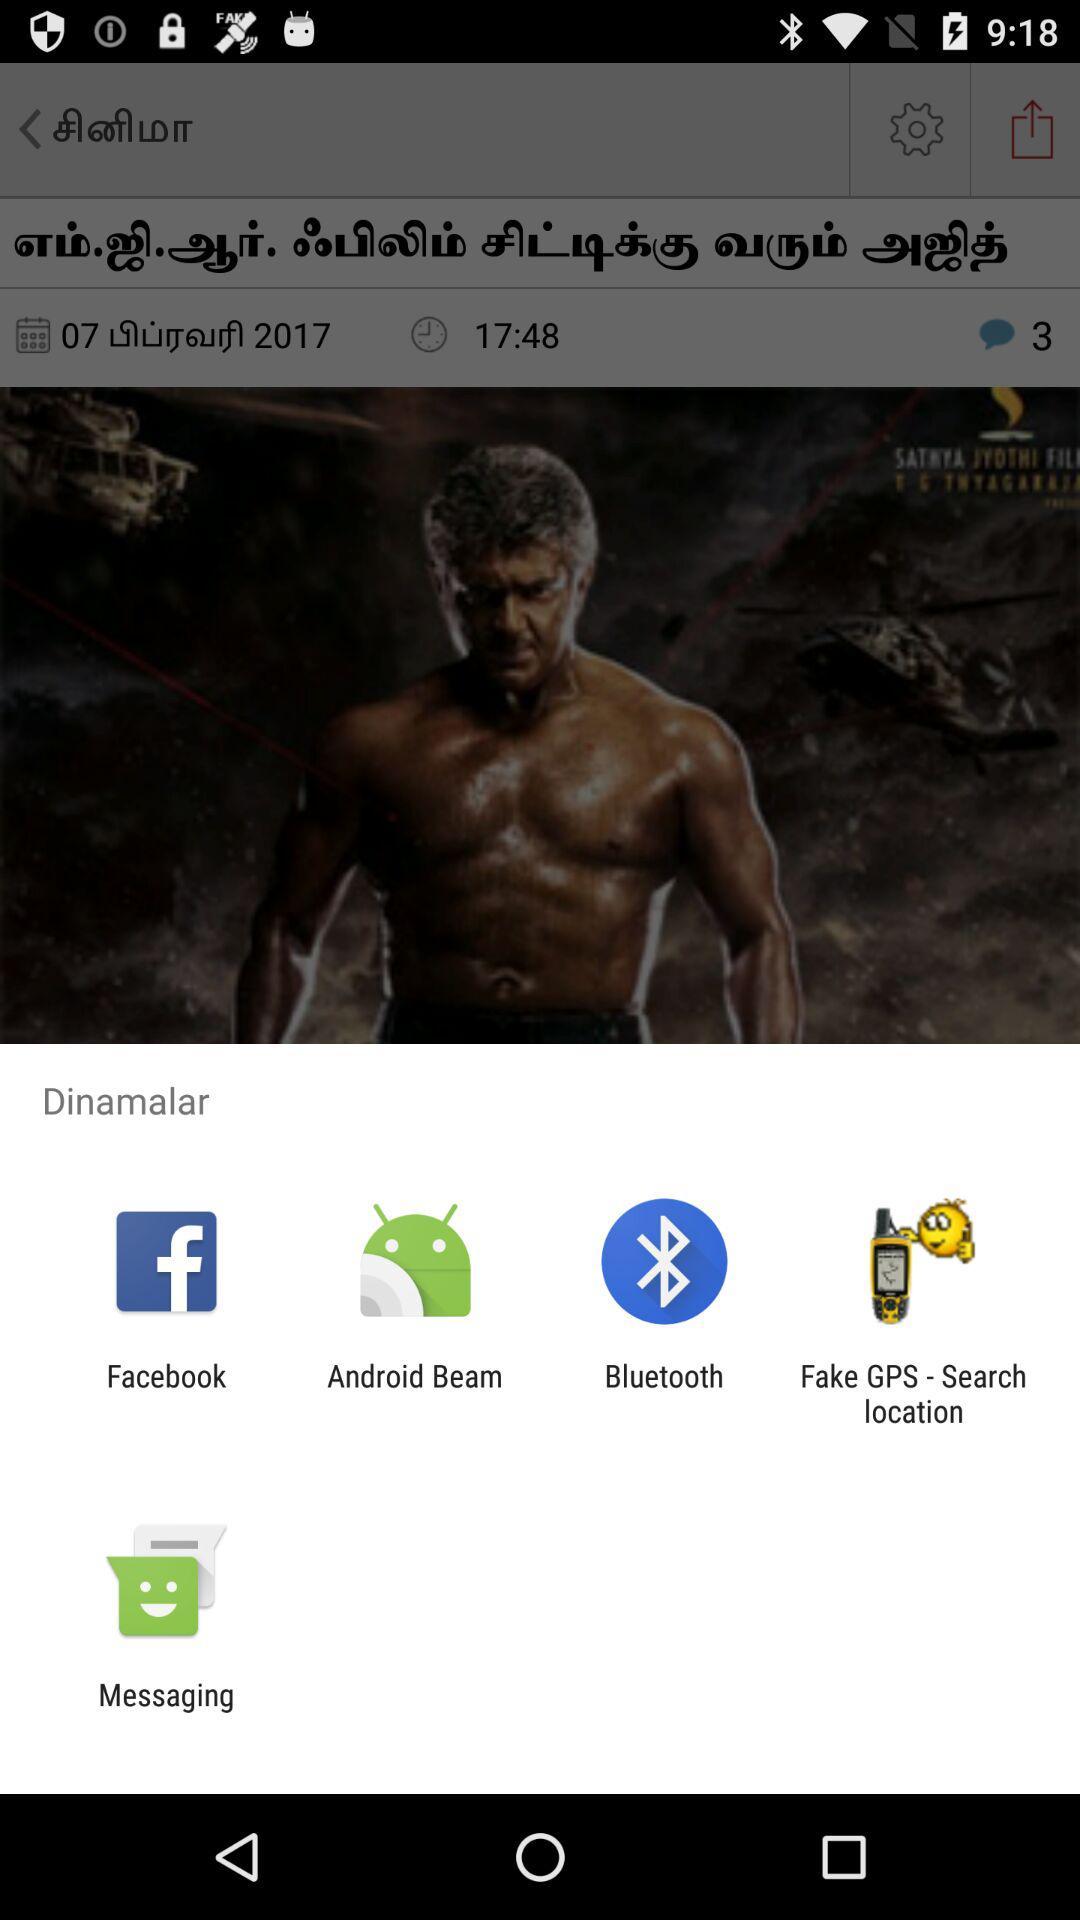 This screenshot has height=1920, width=1080. Describe the element at coordinates (913, 1392) in the screenshot. I see `fake gps search item` at that location.